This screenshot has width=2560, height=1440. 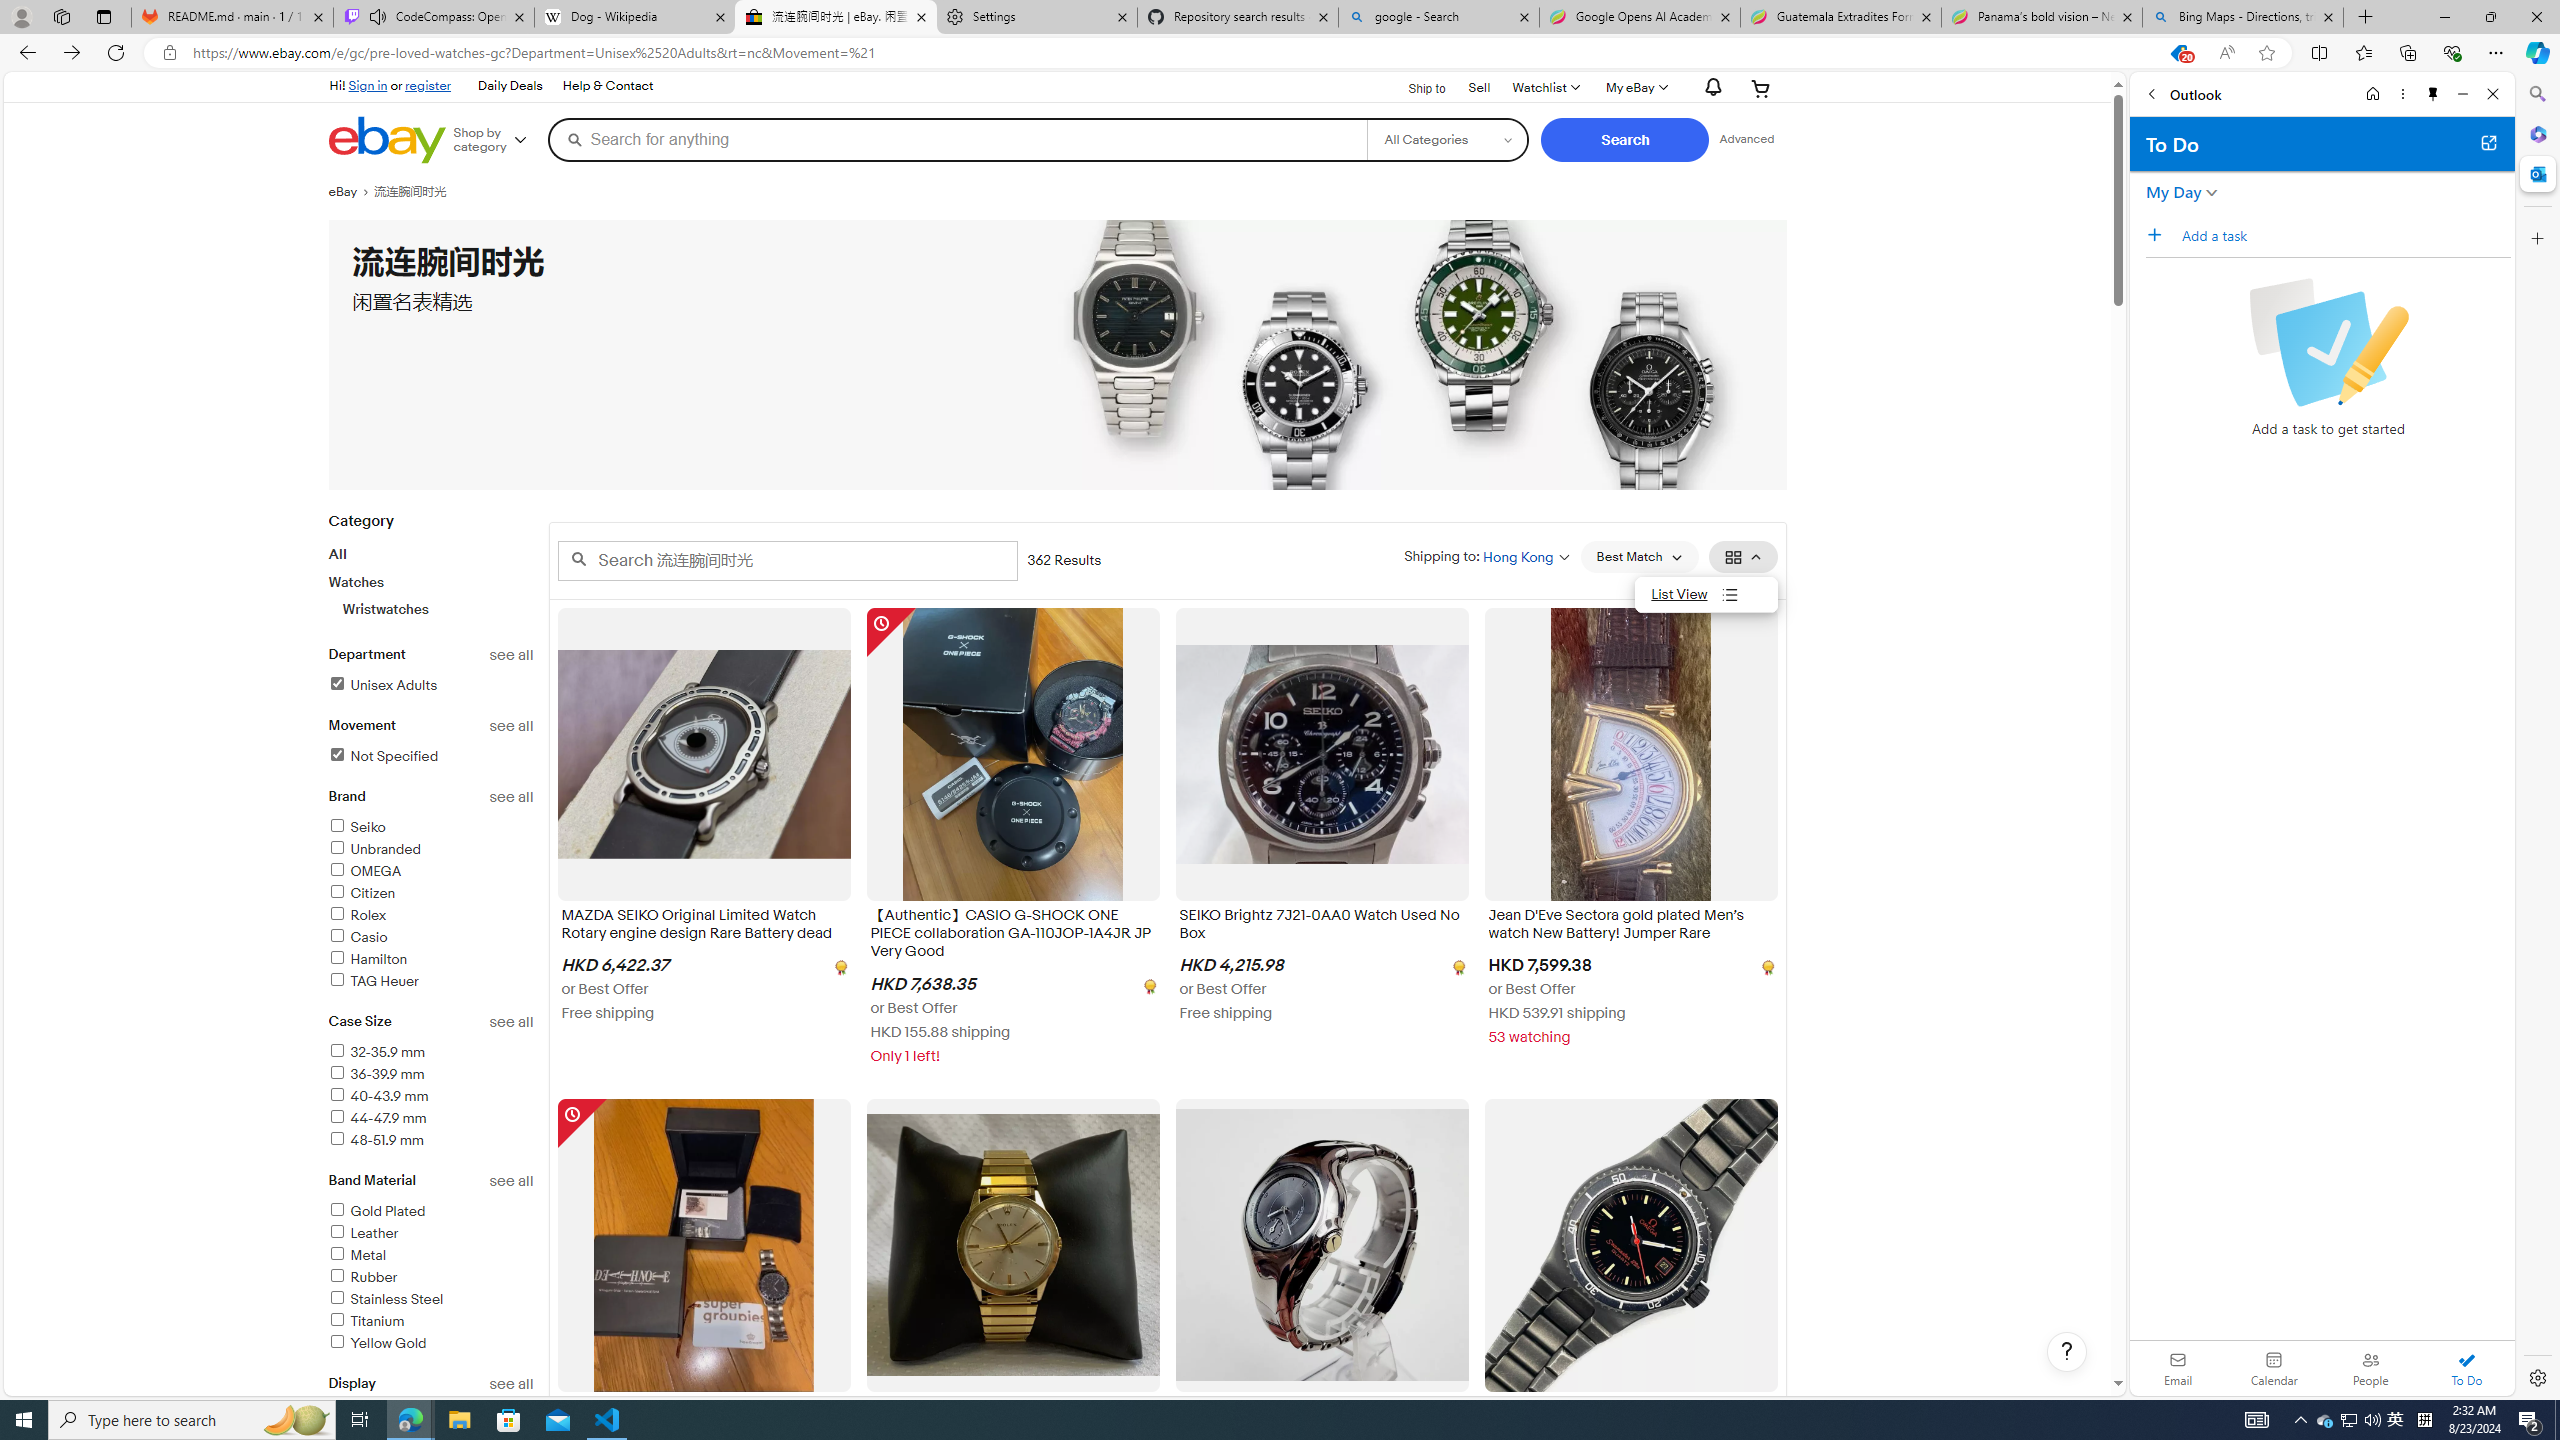 I want to click on 'TAG Heuer', so click(x=372, y=981).